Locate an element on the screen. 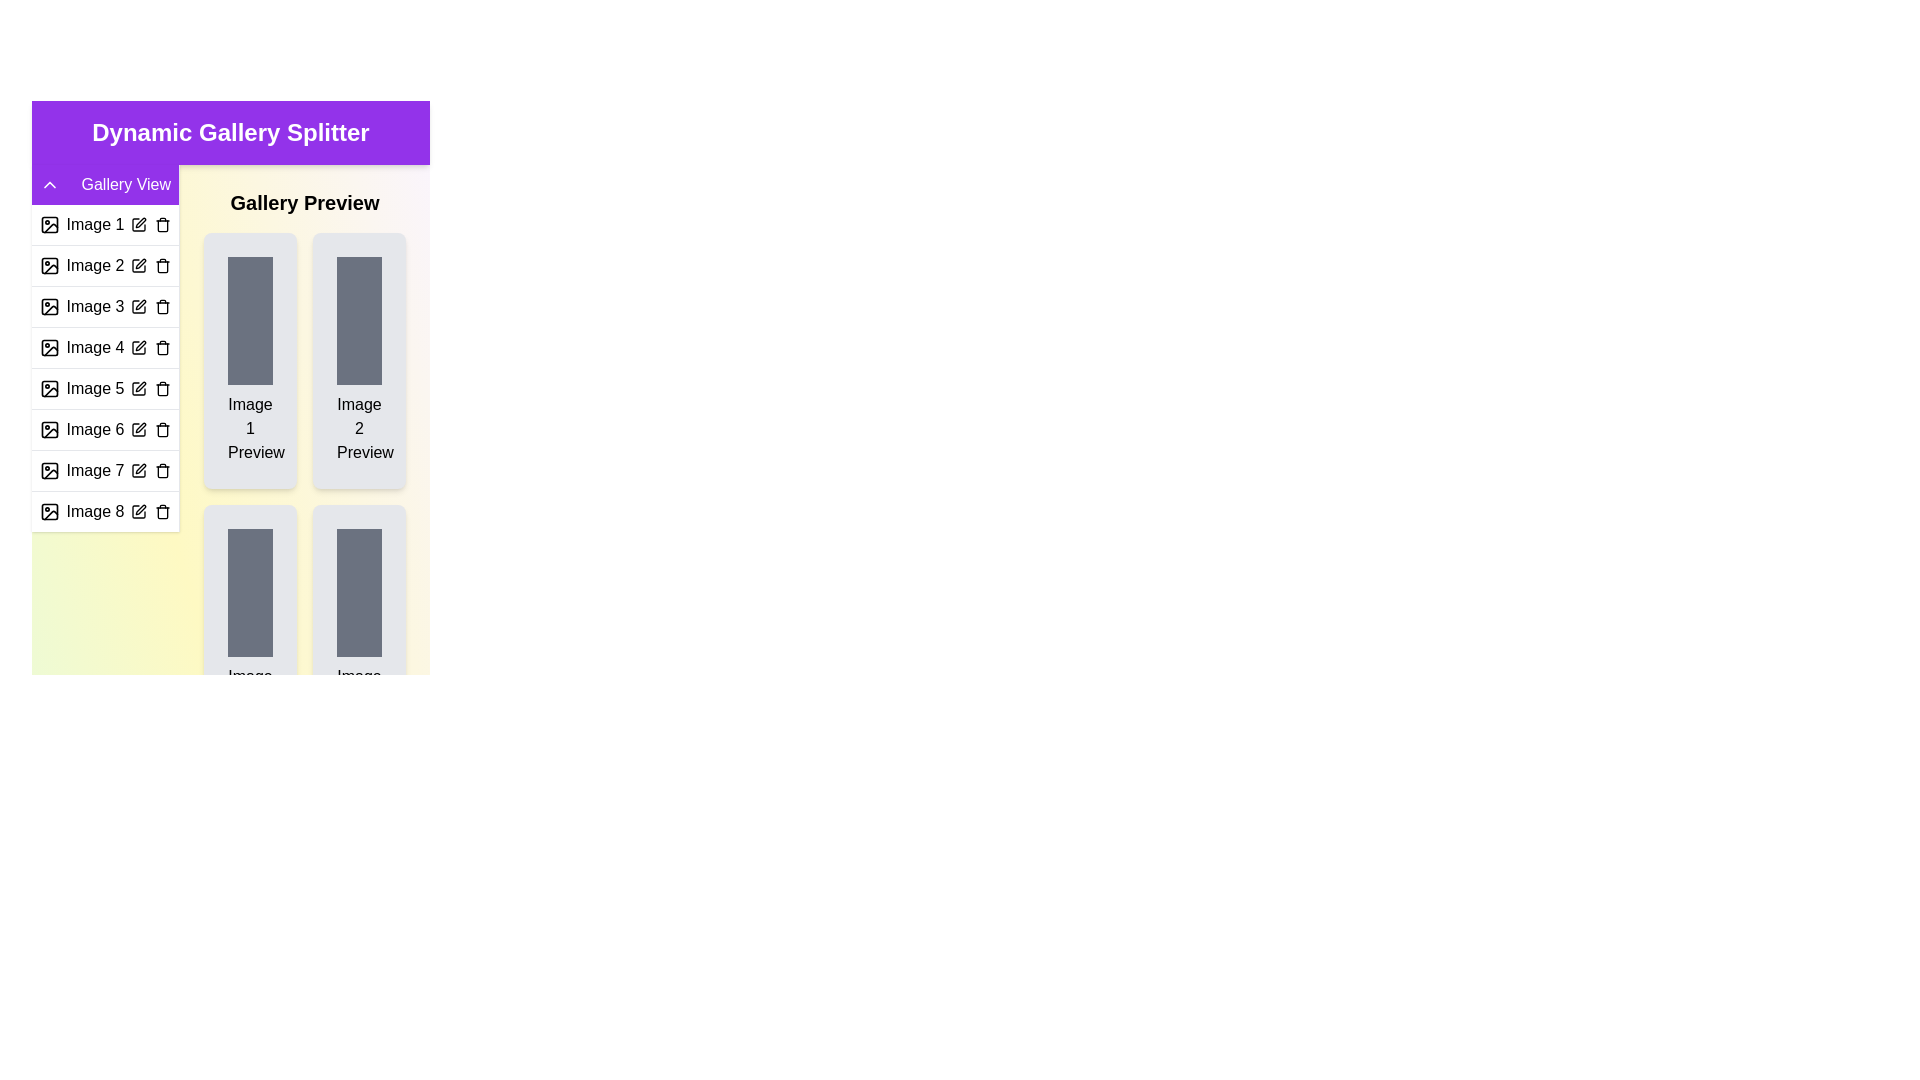  the trash icon button located to the far right of 'Image 8' in the 'Gallery View', which changes color to red upon hovering is located at coordinates (163, 511).